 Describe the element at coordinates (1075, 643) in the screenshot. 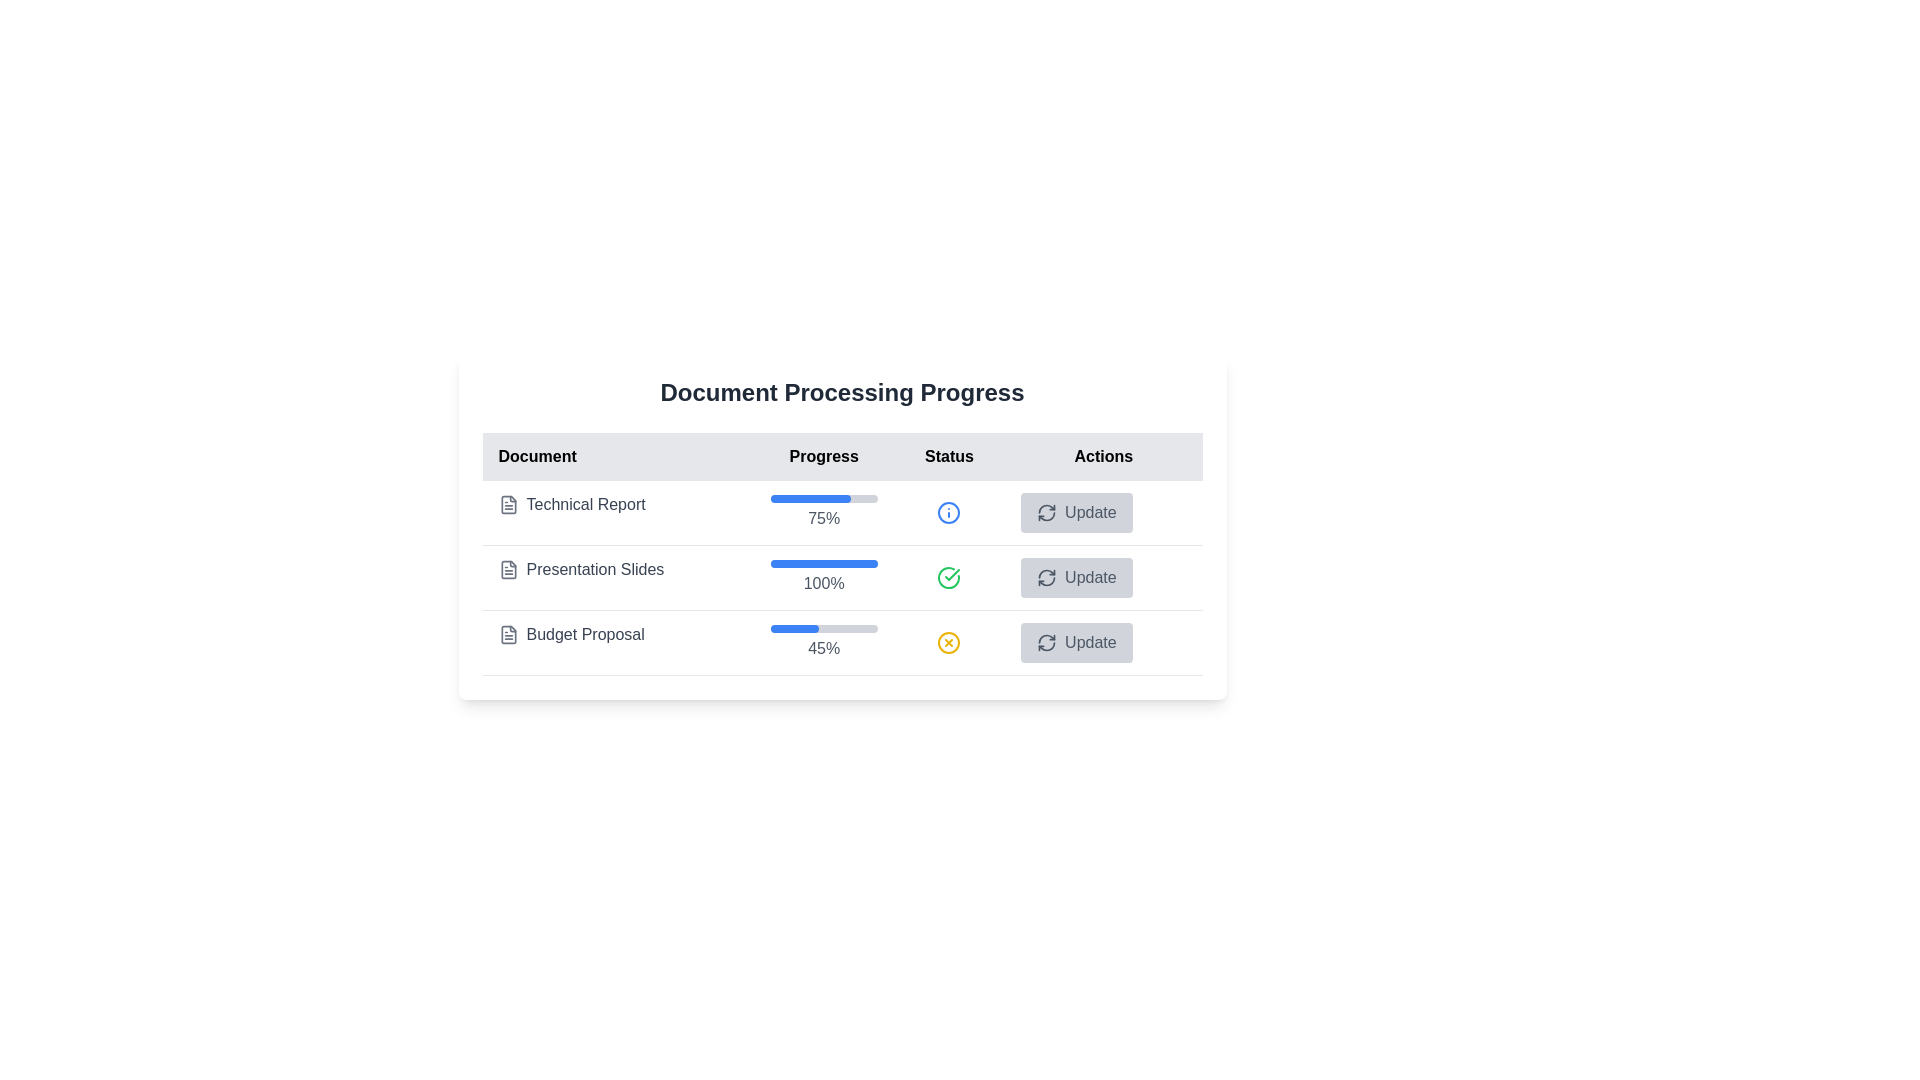

I see `the third 'Update' button in the 'Actions' column corresponding to 'Budget Proposal' to change its appearance` at that location.